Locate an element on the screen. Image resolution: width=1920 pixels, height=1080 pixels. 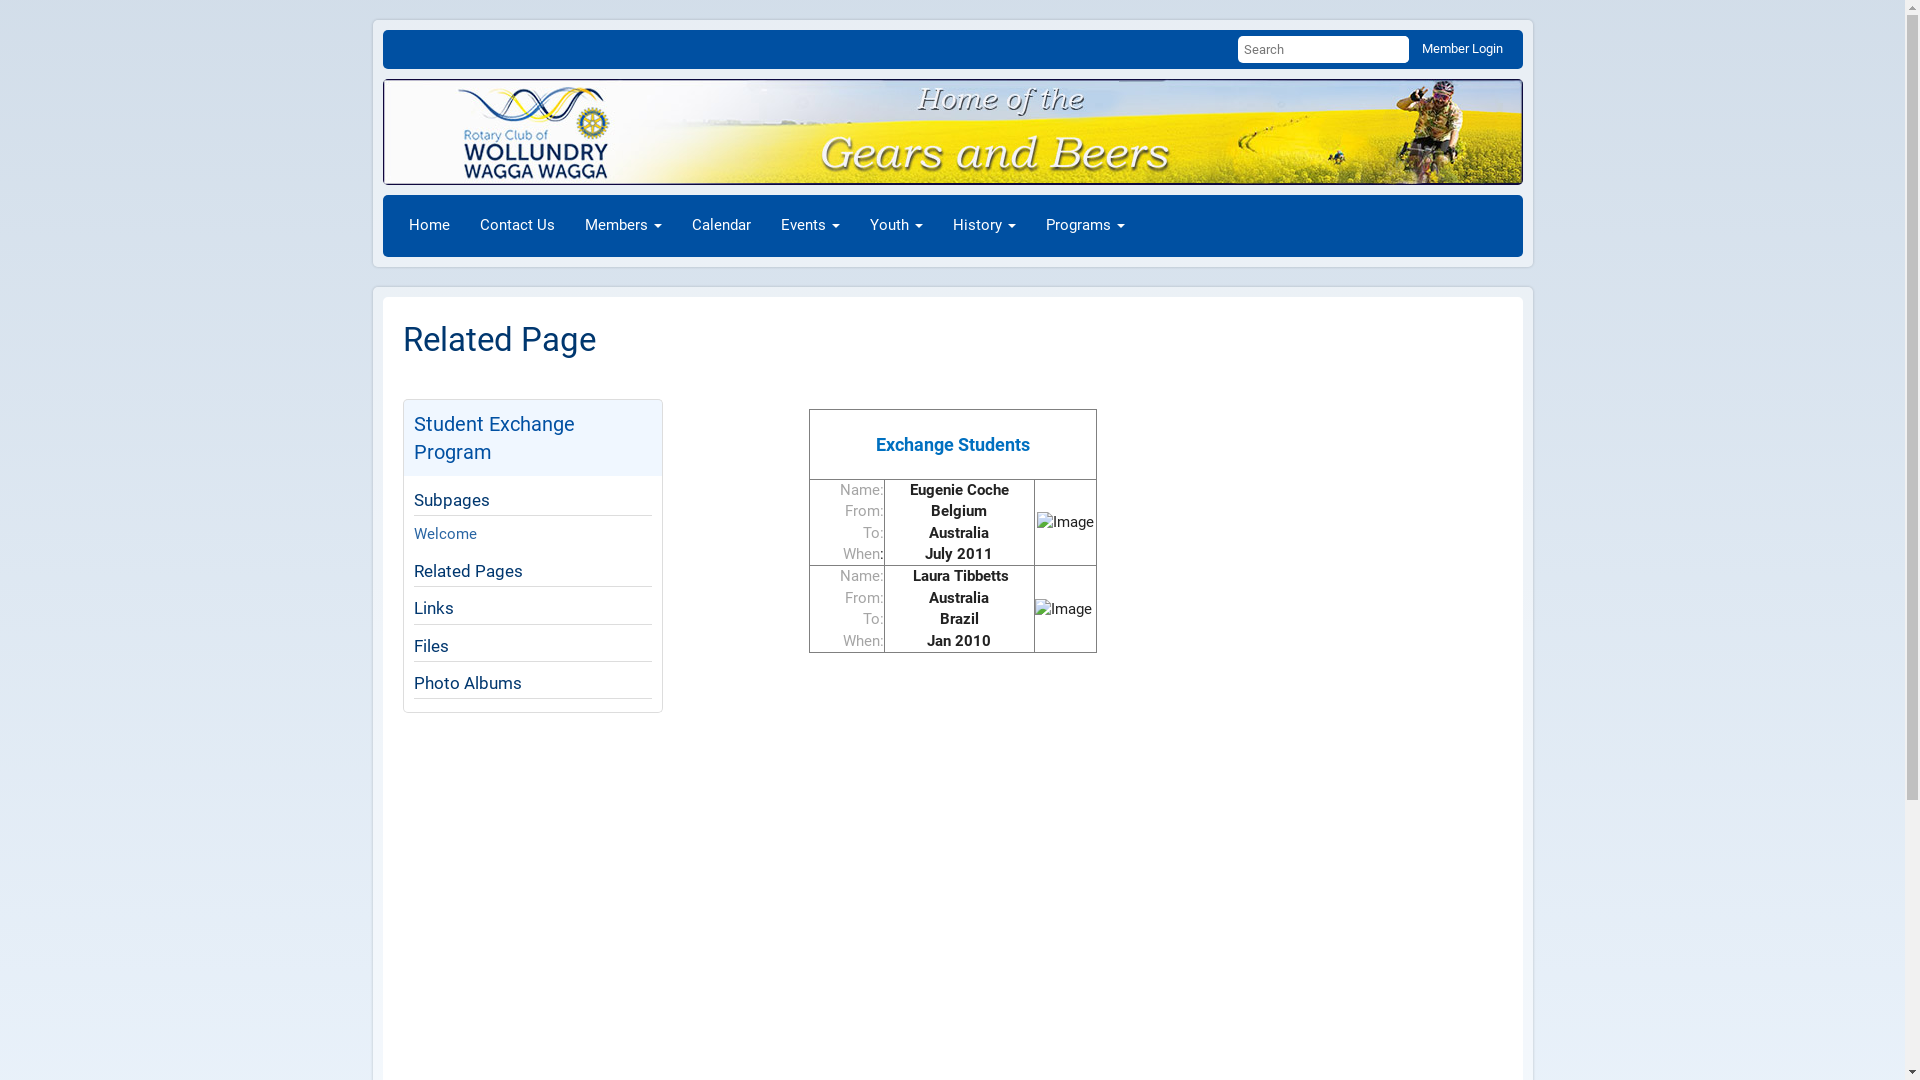
'Programs' is located at coordinates (1083, 225).